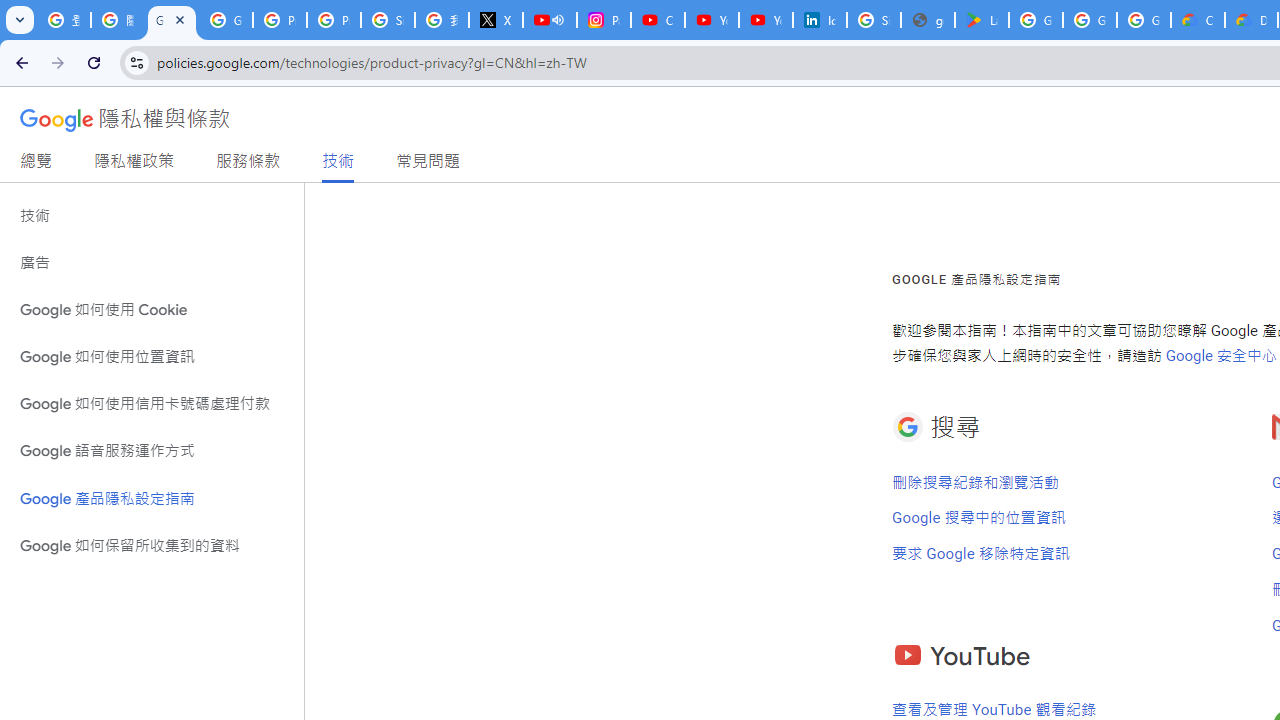 This screenshot has height=720, width=1280. I want to click on 'Customer Care | Google Cloud', so click(1198, 20).